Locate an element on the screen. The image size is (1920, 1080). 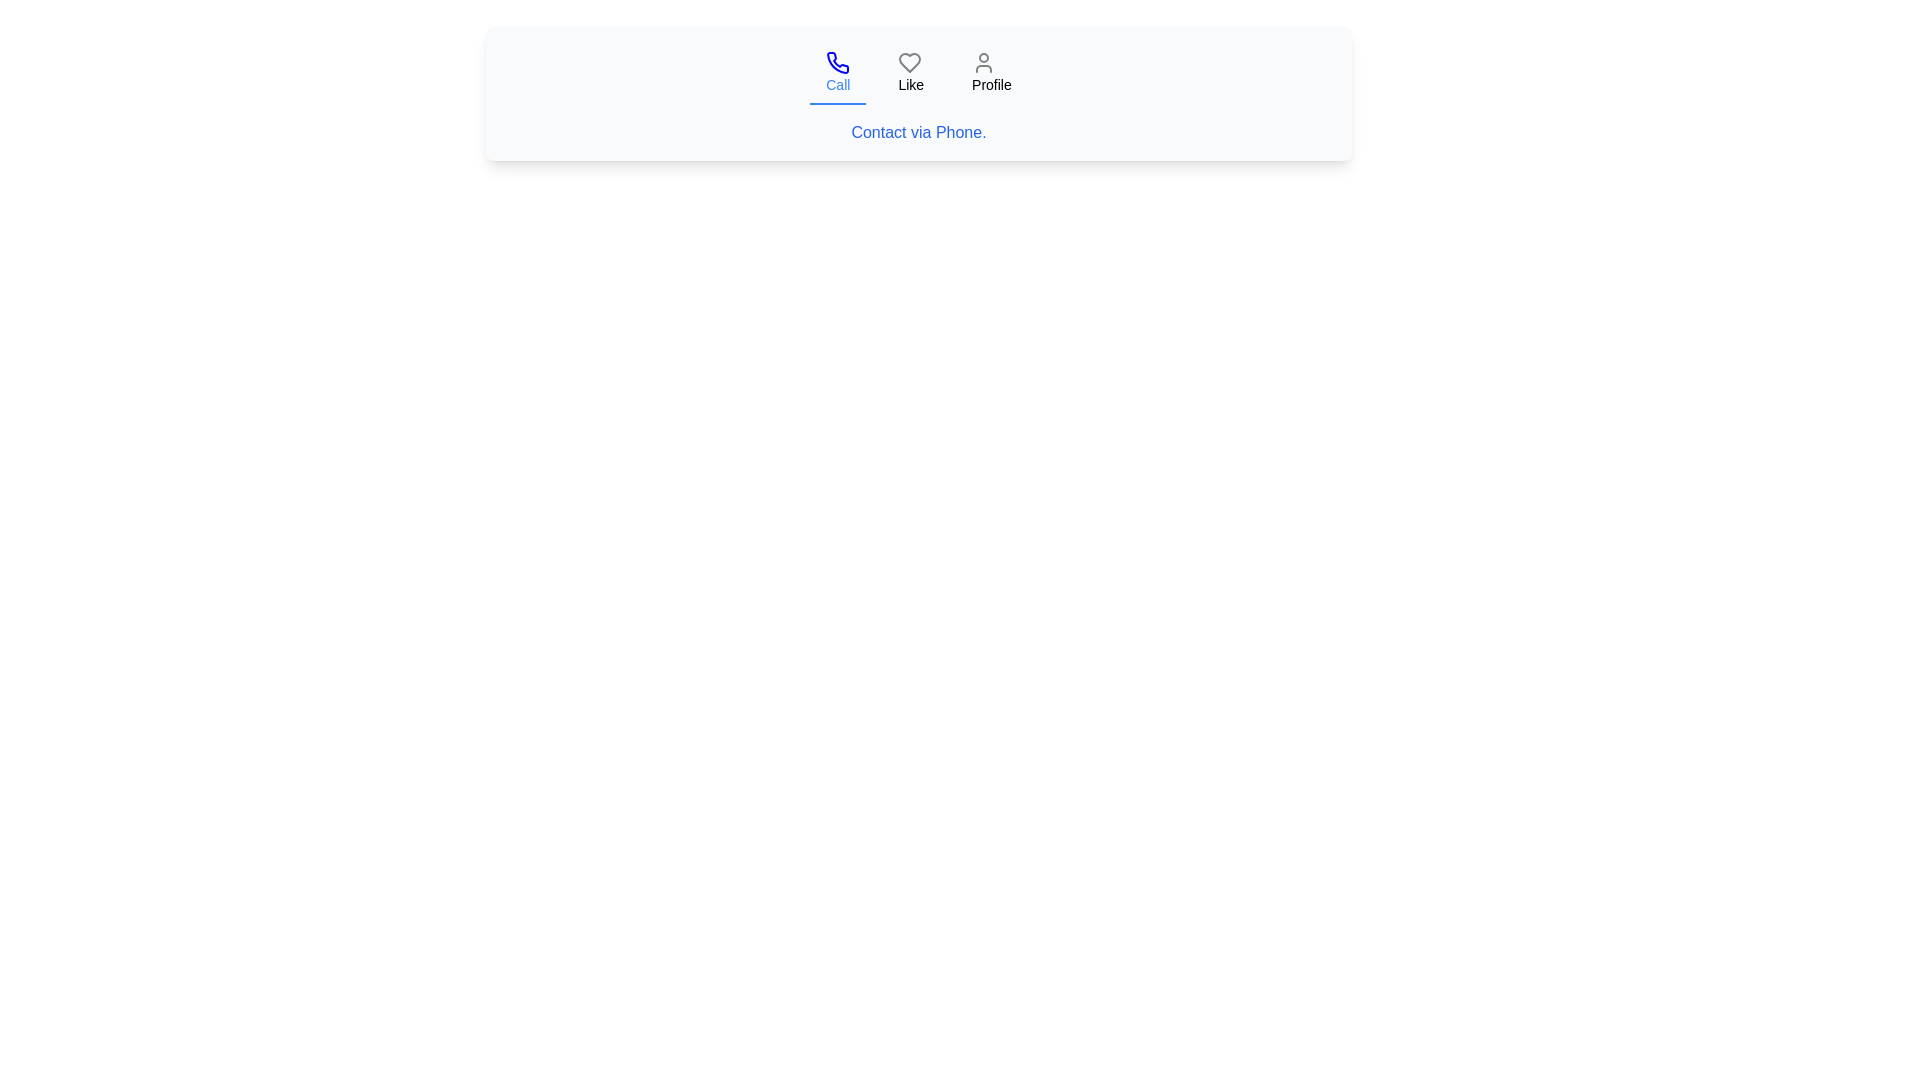
the 'Profile' text label located at the top-right portion of the horizontal menu bar, which follows the 'Call' and 'Like' items and aligns with a user icon above it is located at coordinates (991, 83).